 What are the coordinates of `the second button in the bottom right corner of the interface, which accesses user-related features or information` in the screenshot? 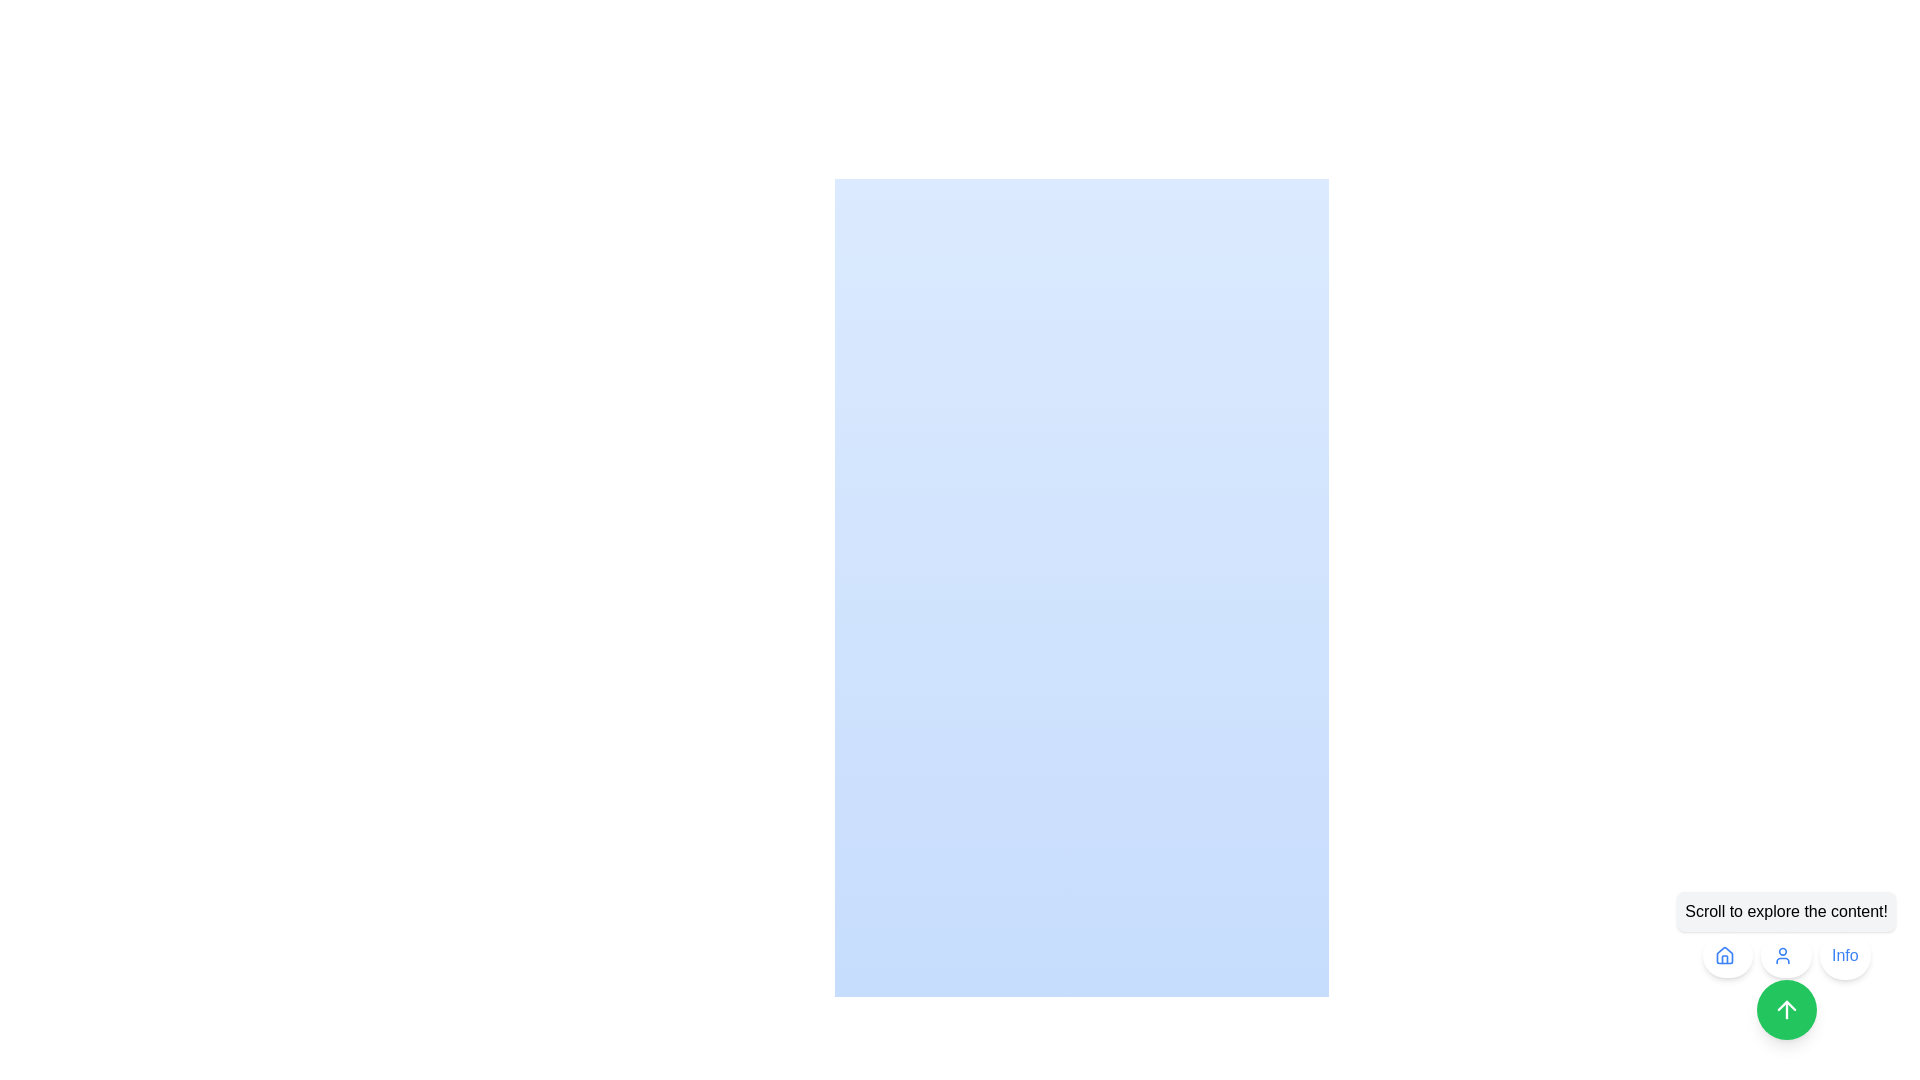 It's located at (1786, 955).